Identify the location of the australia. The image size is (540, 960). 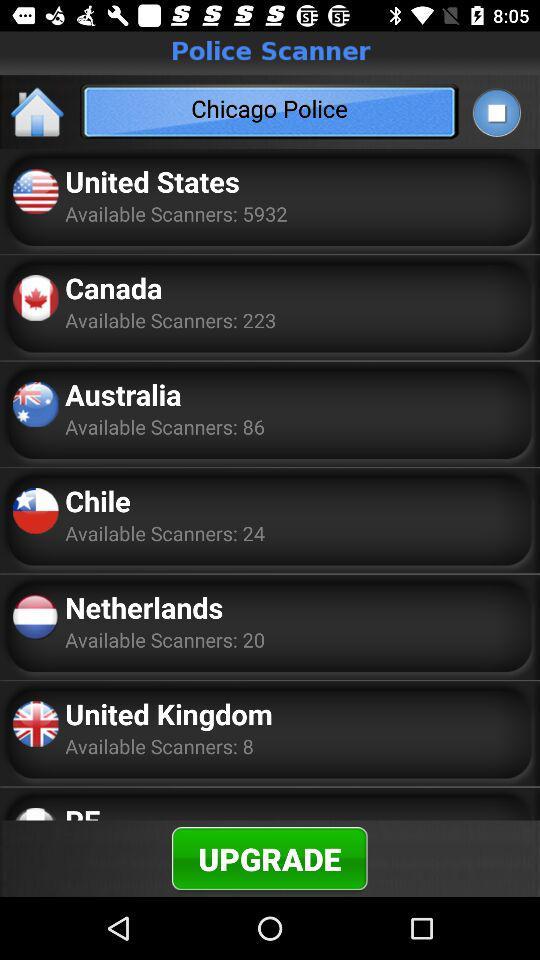
(123, 393).